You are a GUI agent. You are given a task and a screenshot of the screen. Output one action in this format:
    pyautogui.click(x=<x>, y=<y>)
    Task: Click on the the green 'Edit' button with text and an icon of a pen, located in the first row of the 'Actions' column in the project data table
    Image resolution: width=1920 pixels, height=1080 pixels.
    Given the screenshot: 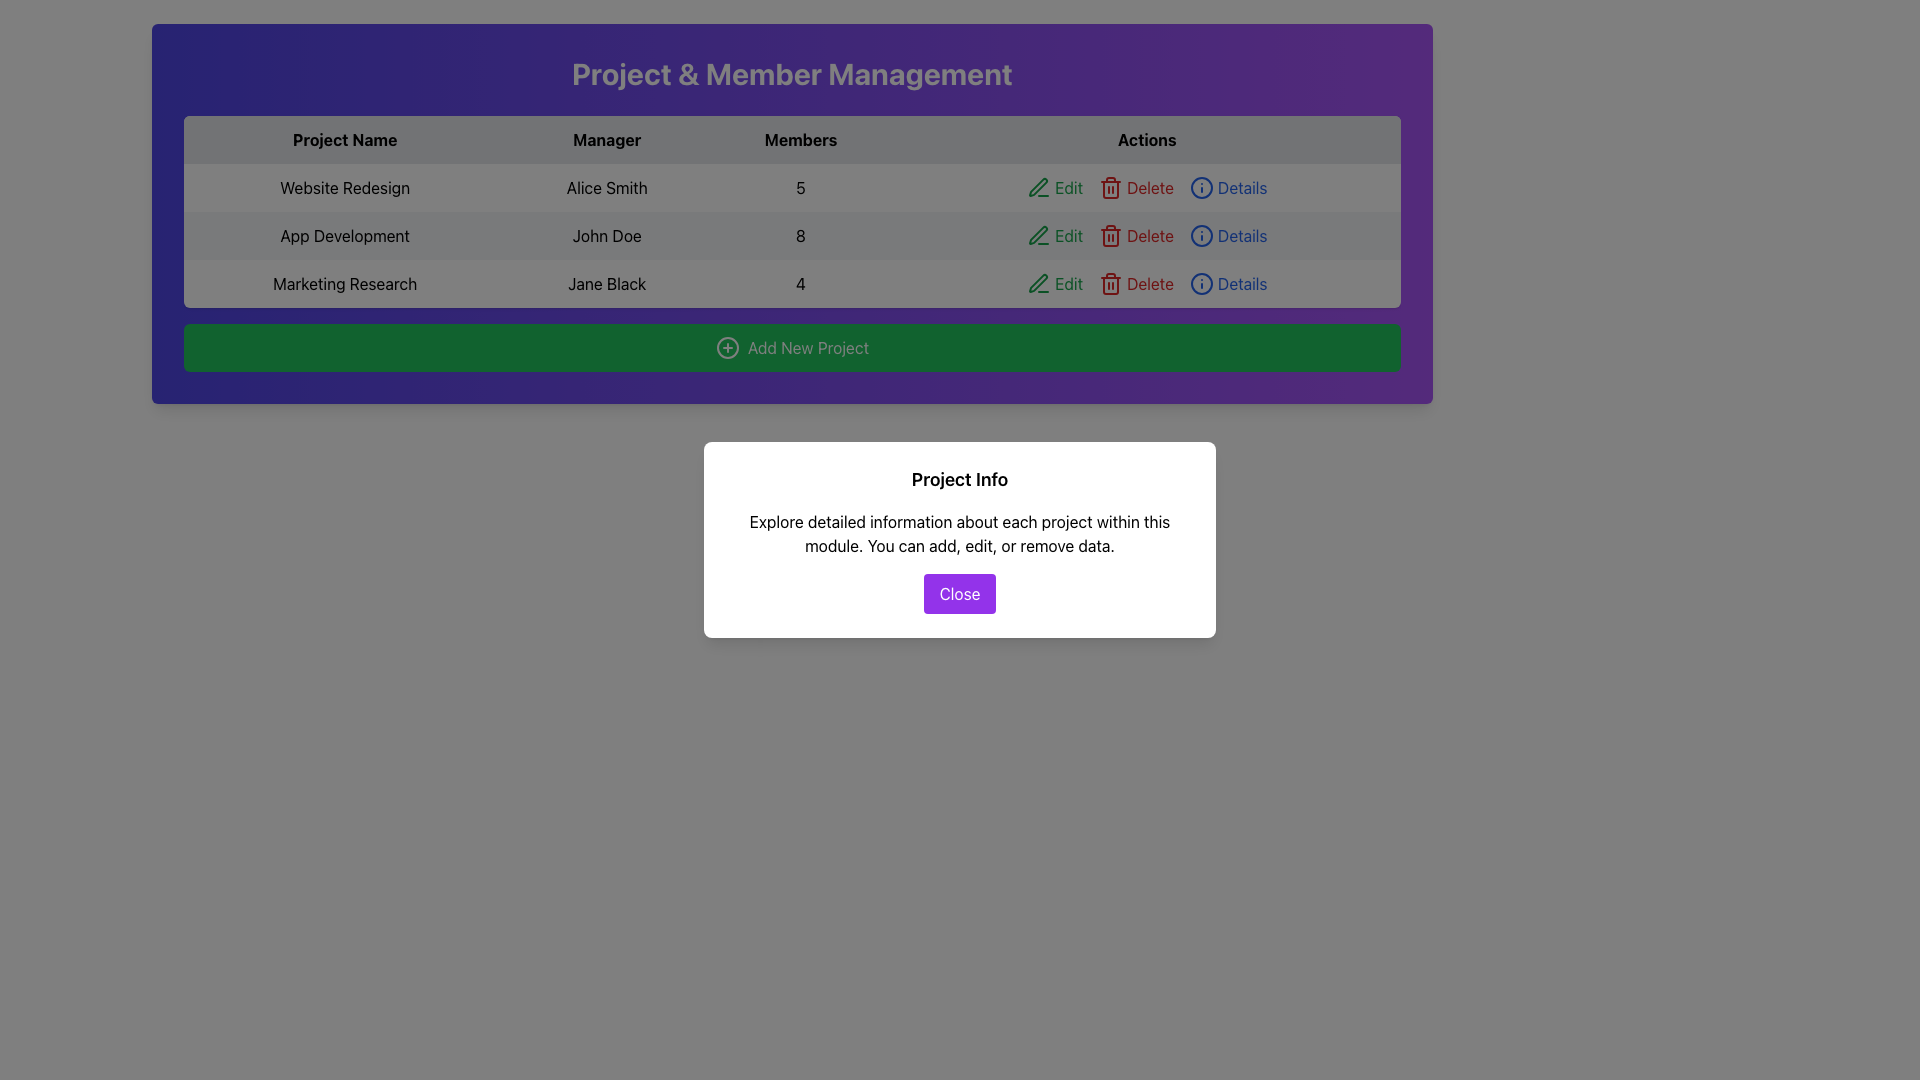 What is the action you would take?
    pyautogui.click(x=1054, y=188)
    